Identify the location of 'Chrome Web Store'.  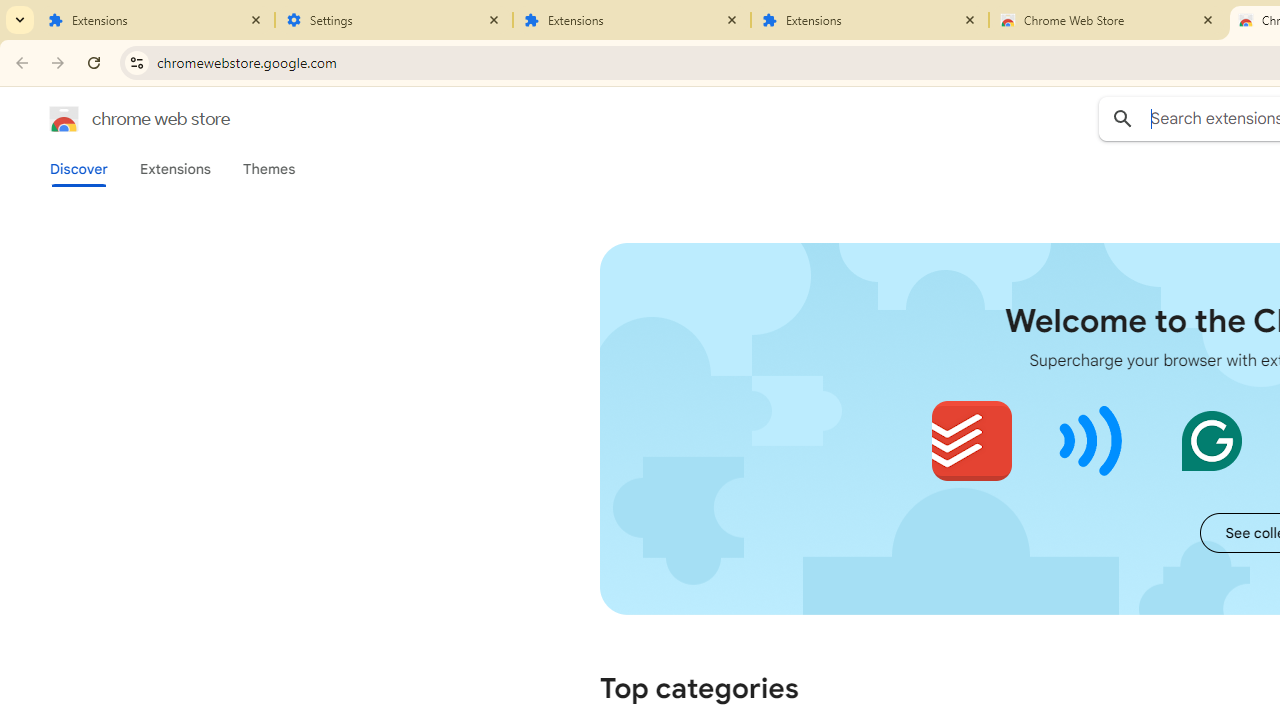
(1107, 20).